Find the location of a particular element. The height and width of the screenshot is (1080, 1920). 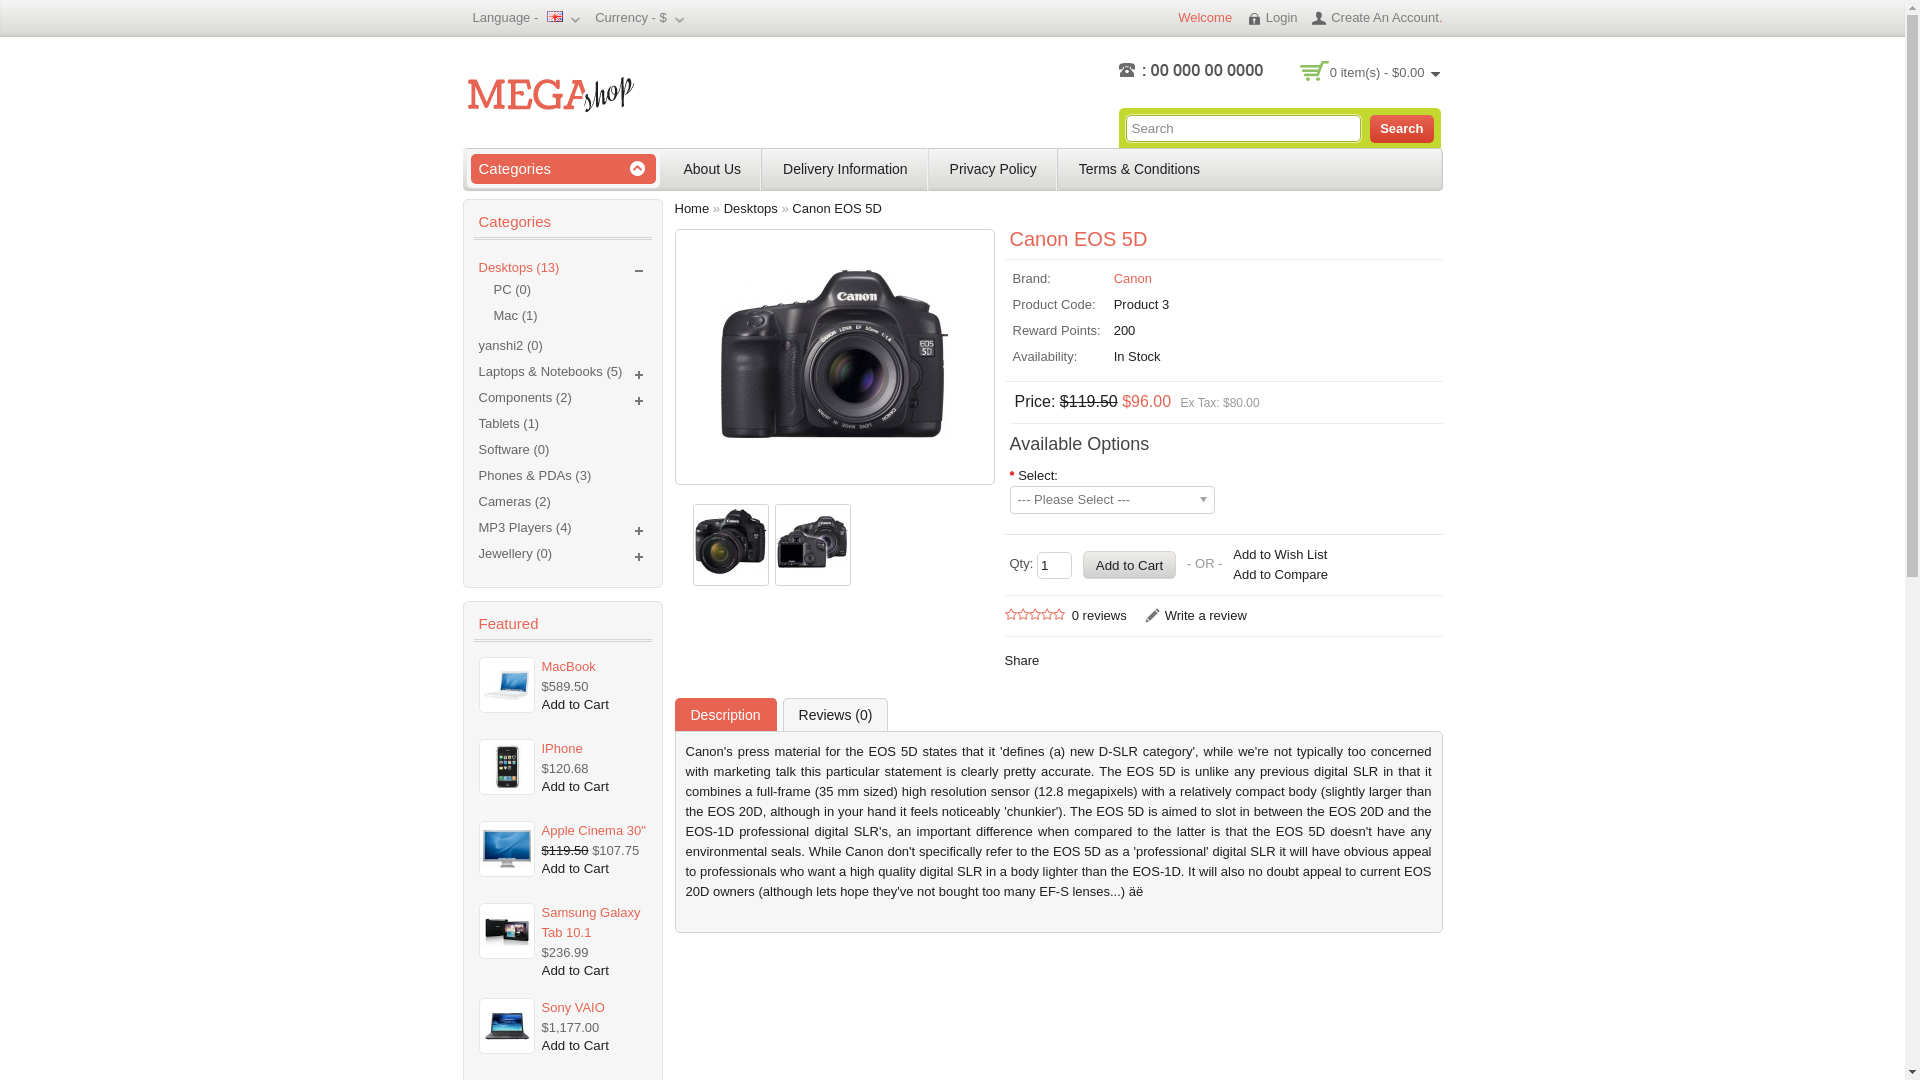

'PC (0)' is located at coordinates (569, 289).